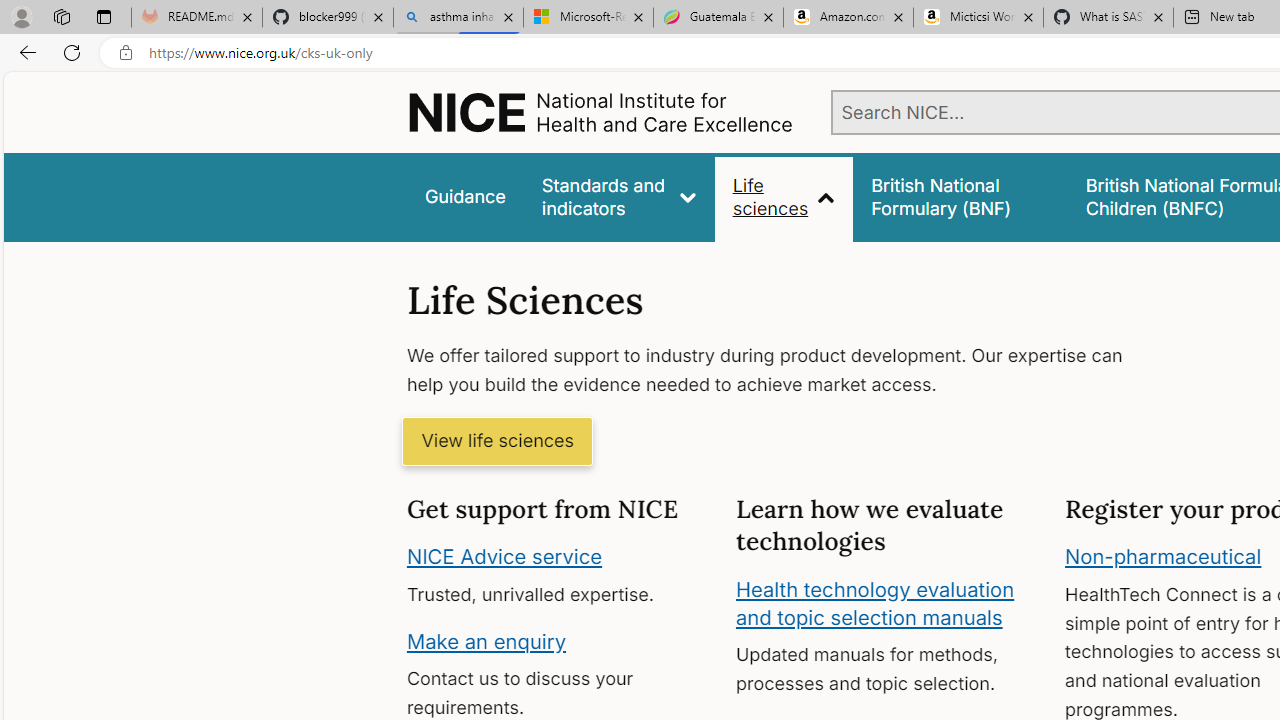 The height and width of the screenshot is (720, 1280). I want to click on 'Non-pharmaceutical', so click(1163, 557).